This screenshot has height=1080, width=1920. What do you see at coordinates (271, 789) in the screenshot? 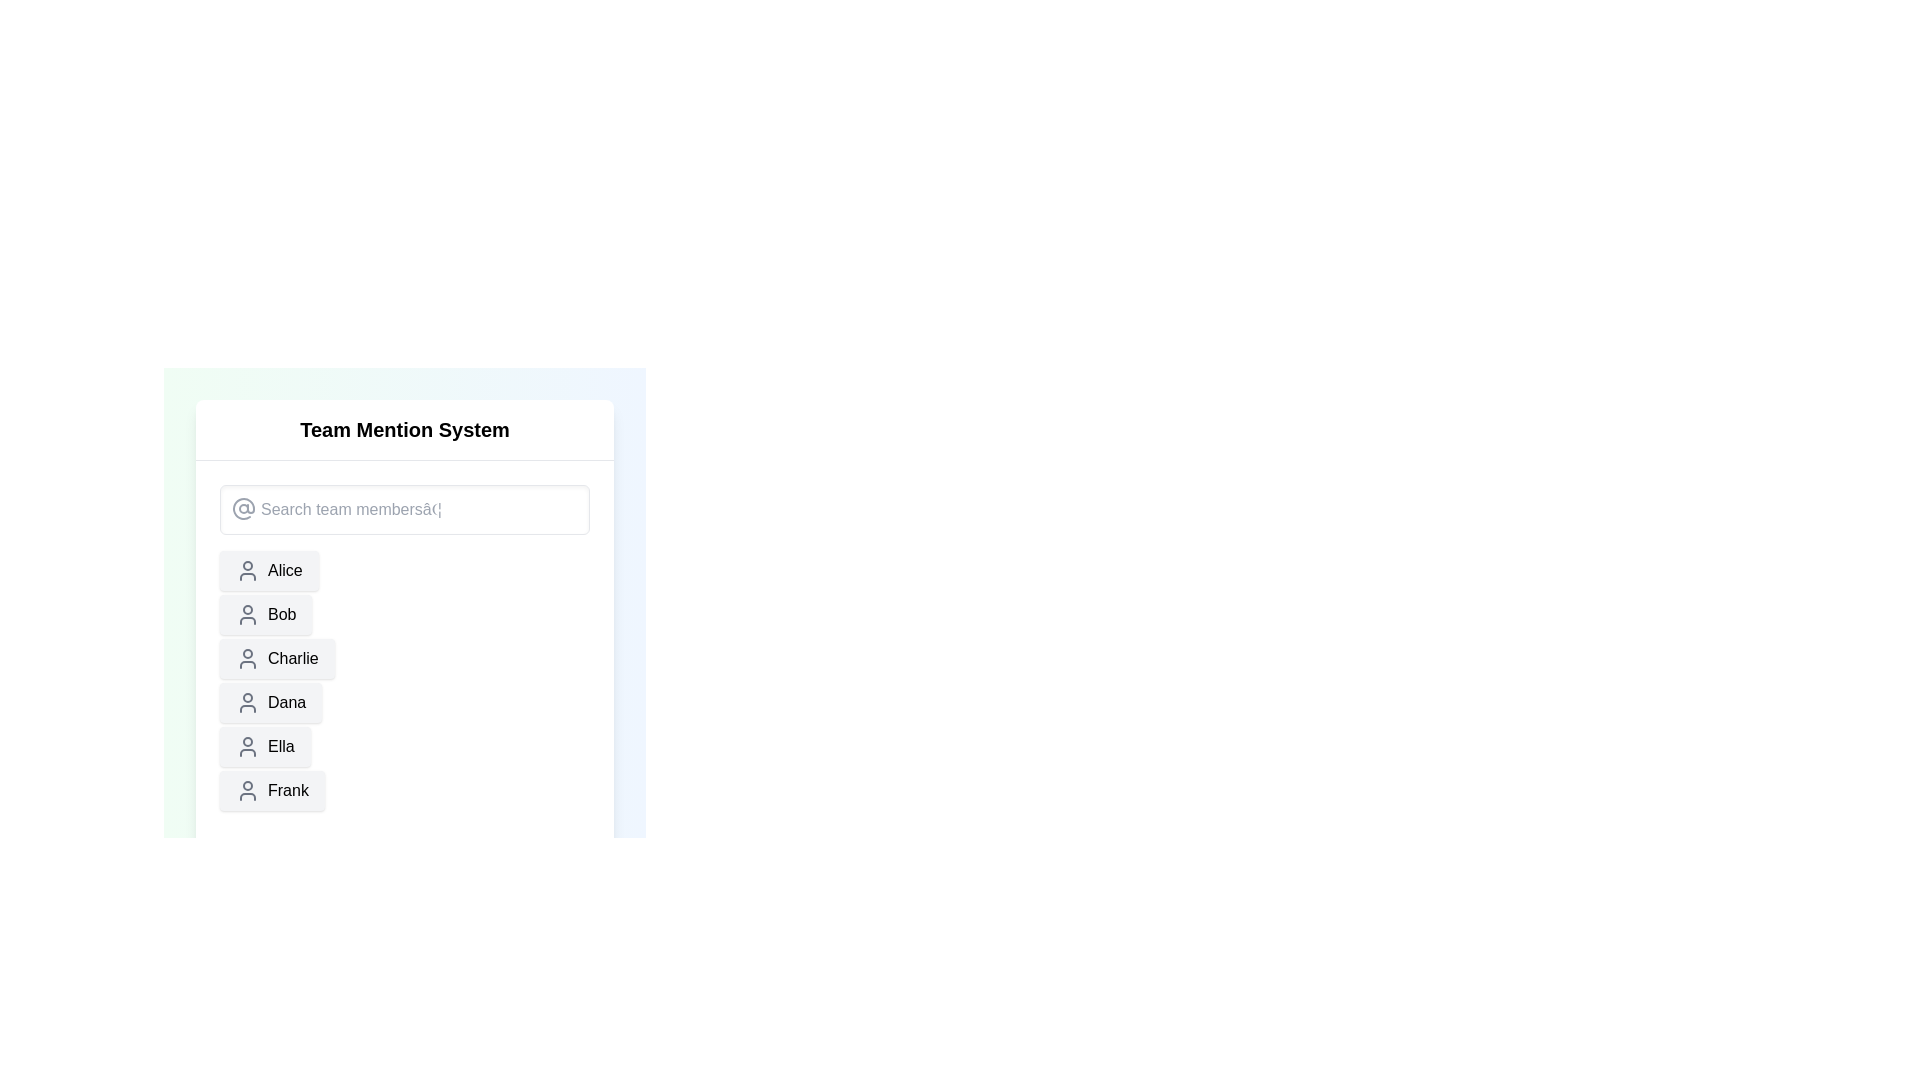
I see `the button representing the user 'Frank'` at bounding box center [271, 789].